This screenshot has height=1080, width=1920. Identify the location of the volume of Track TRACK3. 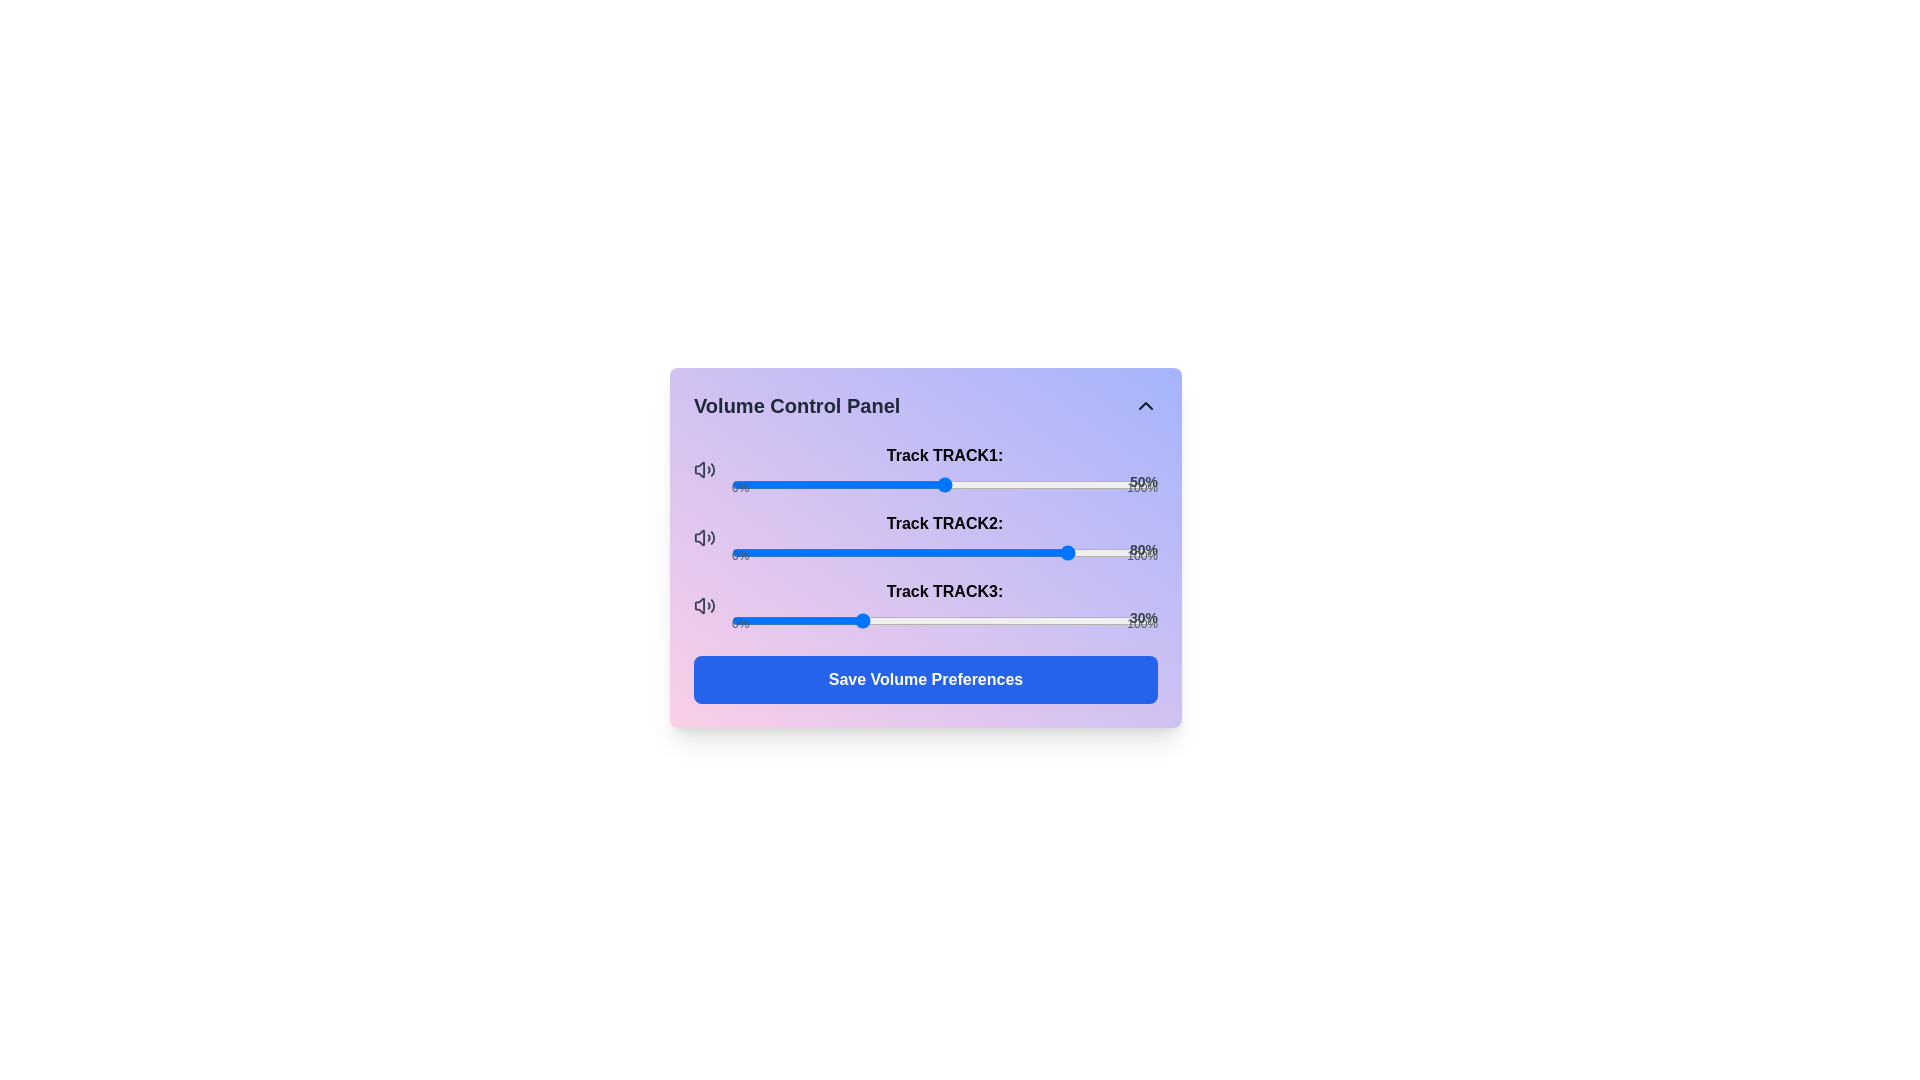
(743, 620).